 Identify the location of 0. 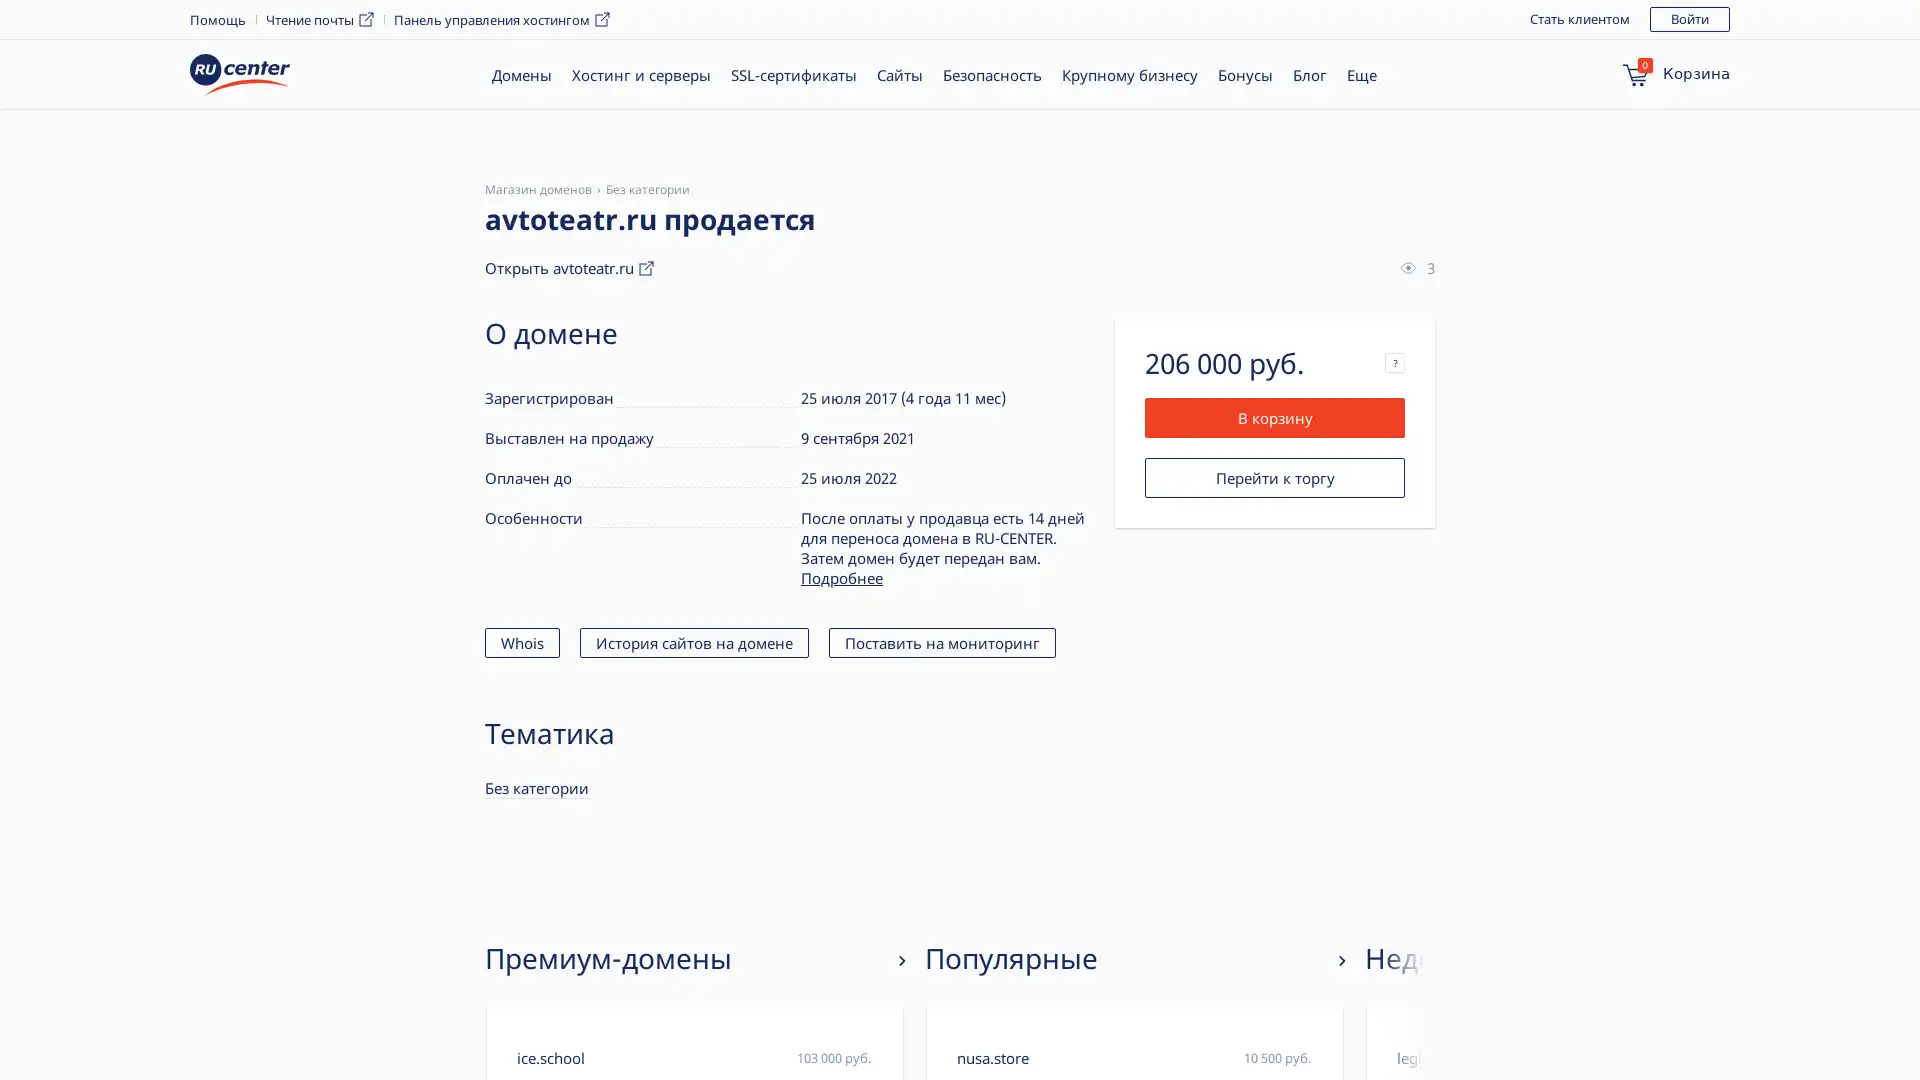
(1675, 73).